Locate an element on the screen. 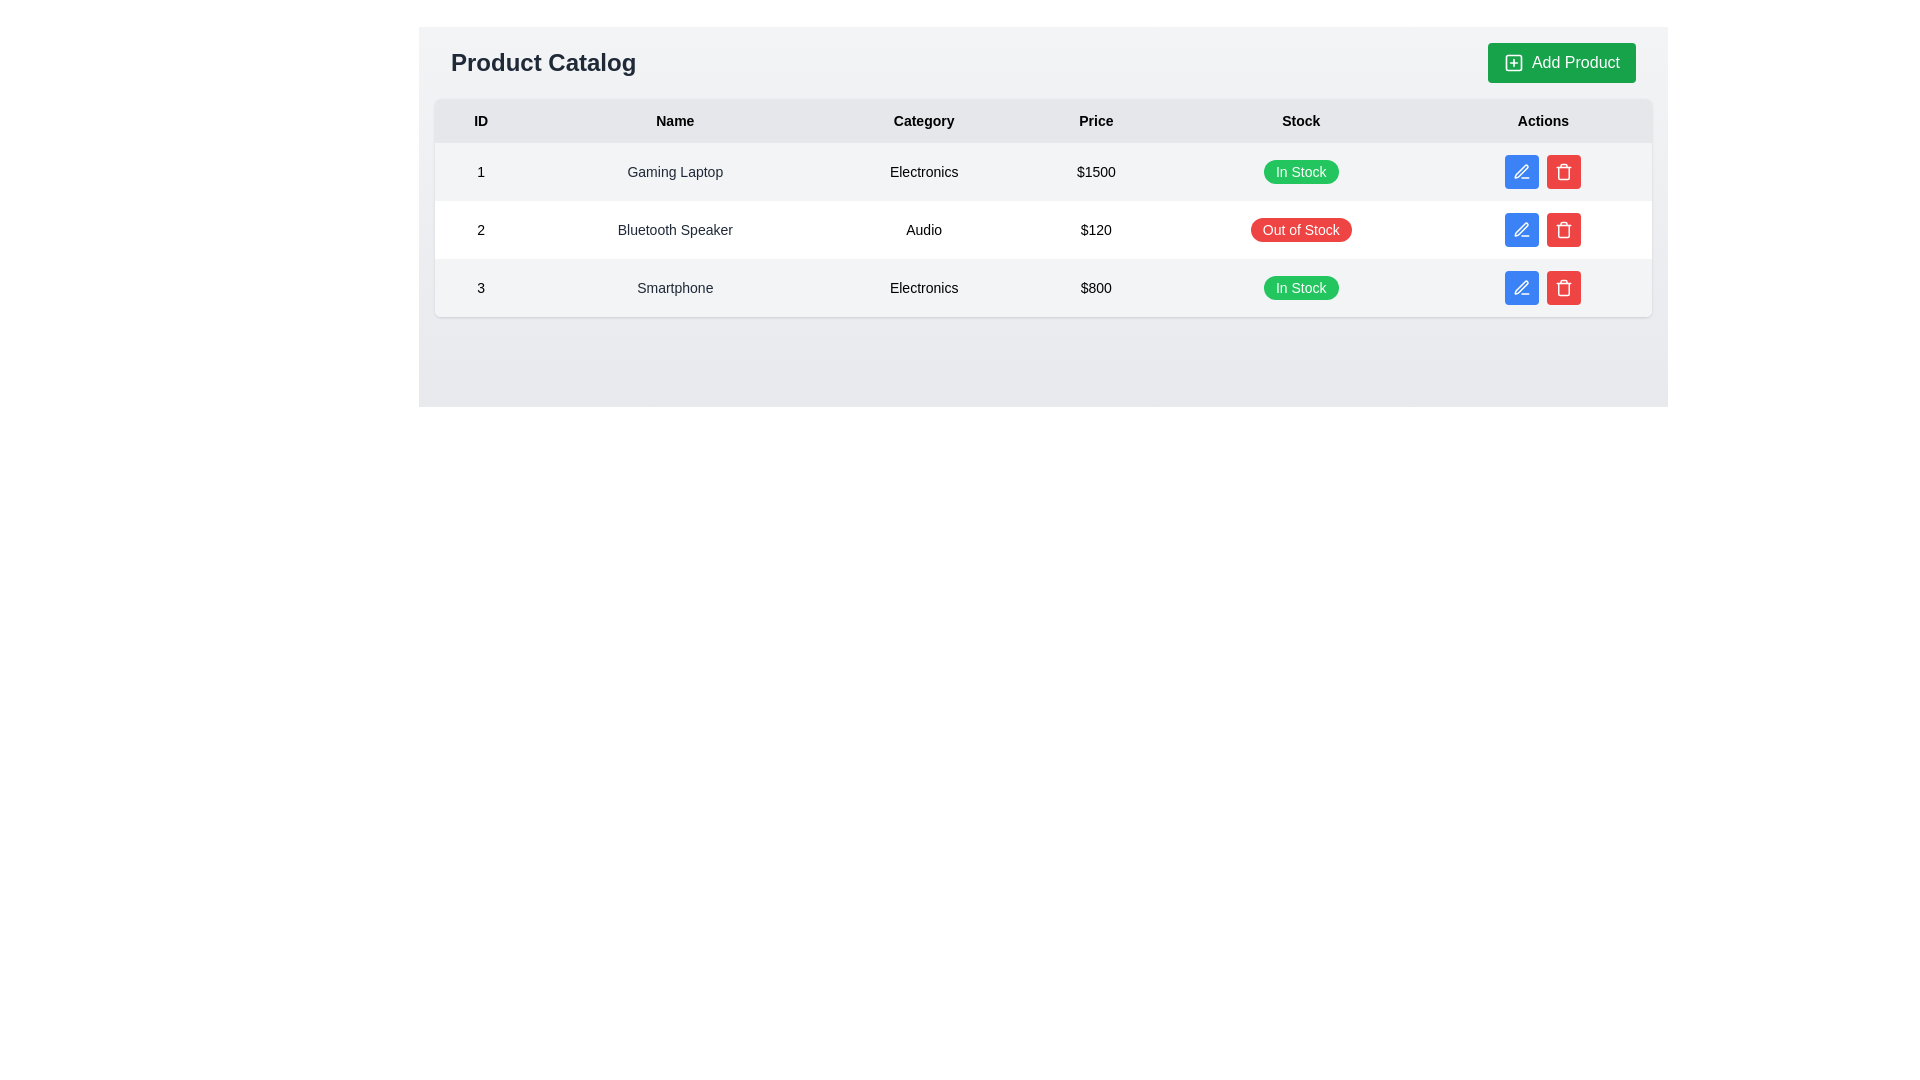  the edit icon button located in the 'Actions' column of the second row of the table to modify the corresponding item is located at coordinates (1521, 170).